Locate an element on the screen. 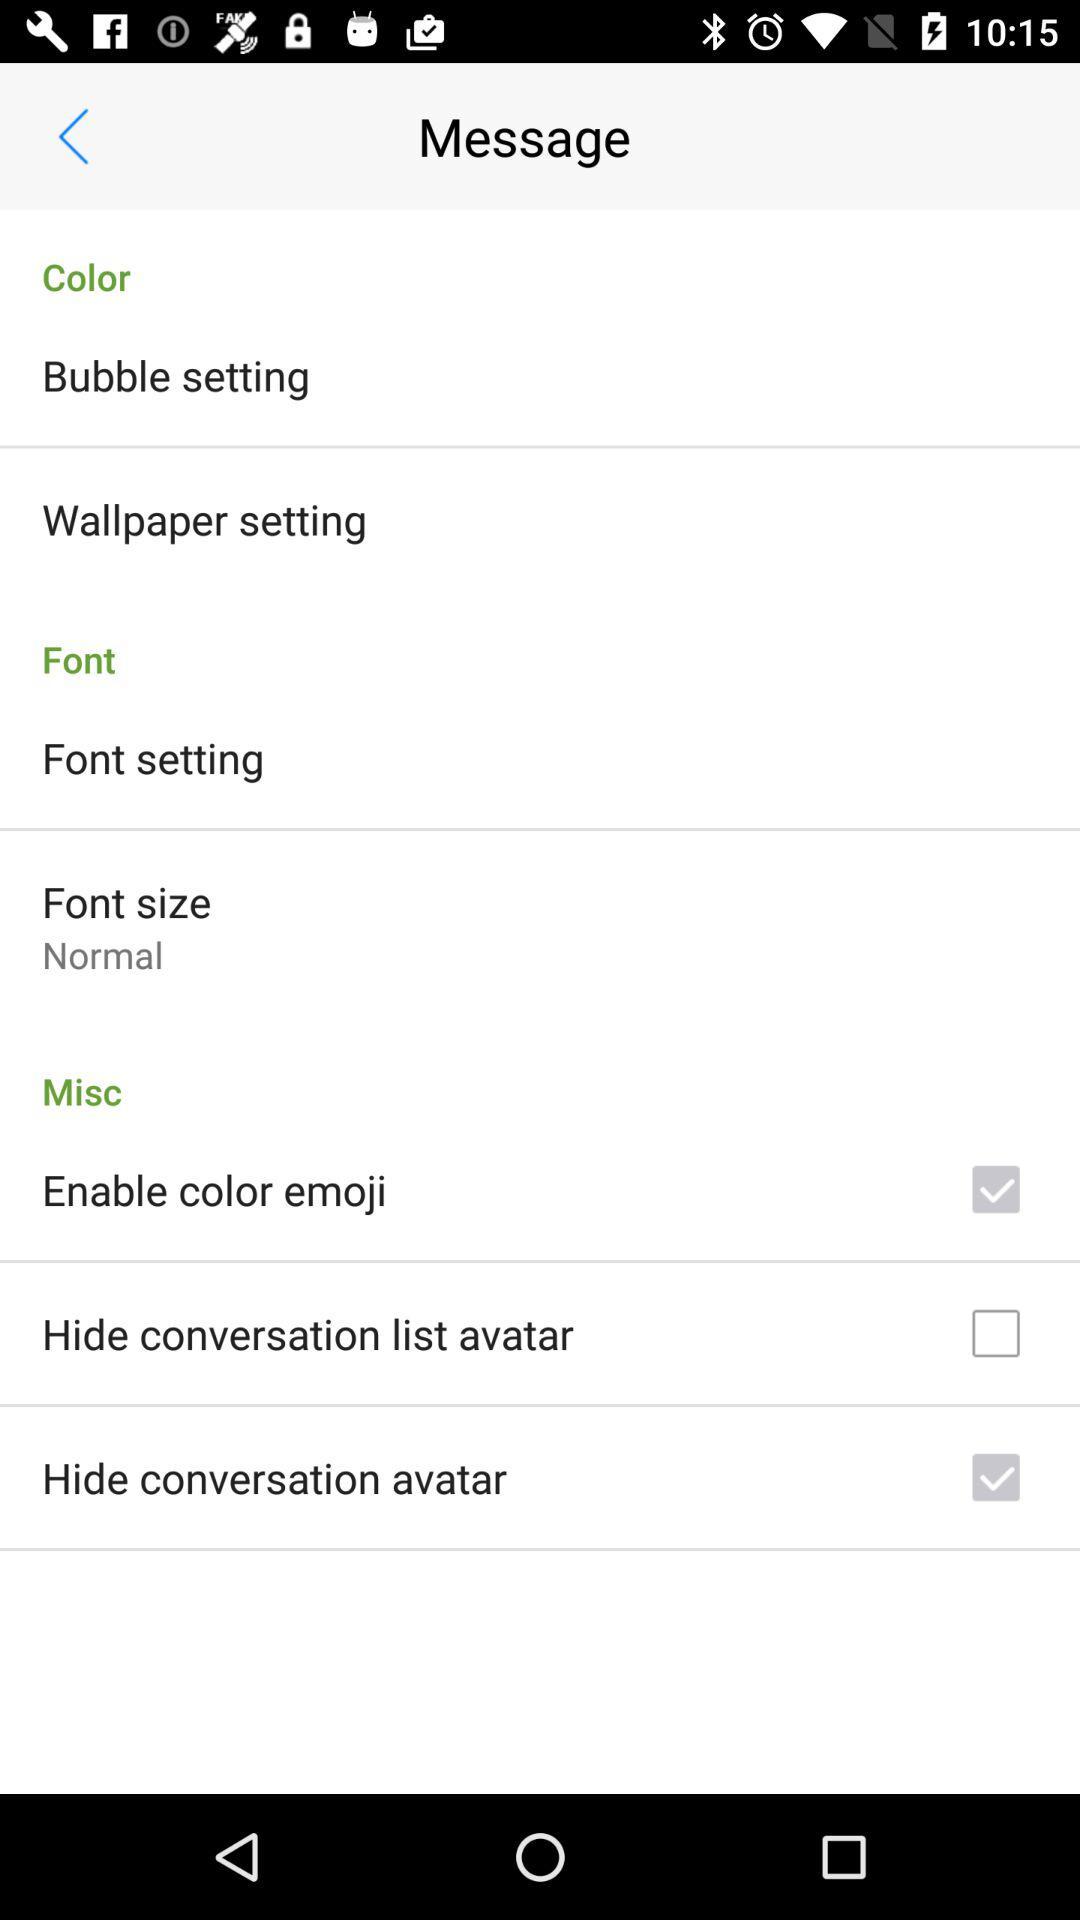 The height and width of the screenshot is (1920, 1080). item below the normal item is located at coordinates (540, 1069).